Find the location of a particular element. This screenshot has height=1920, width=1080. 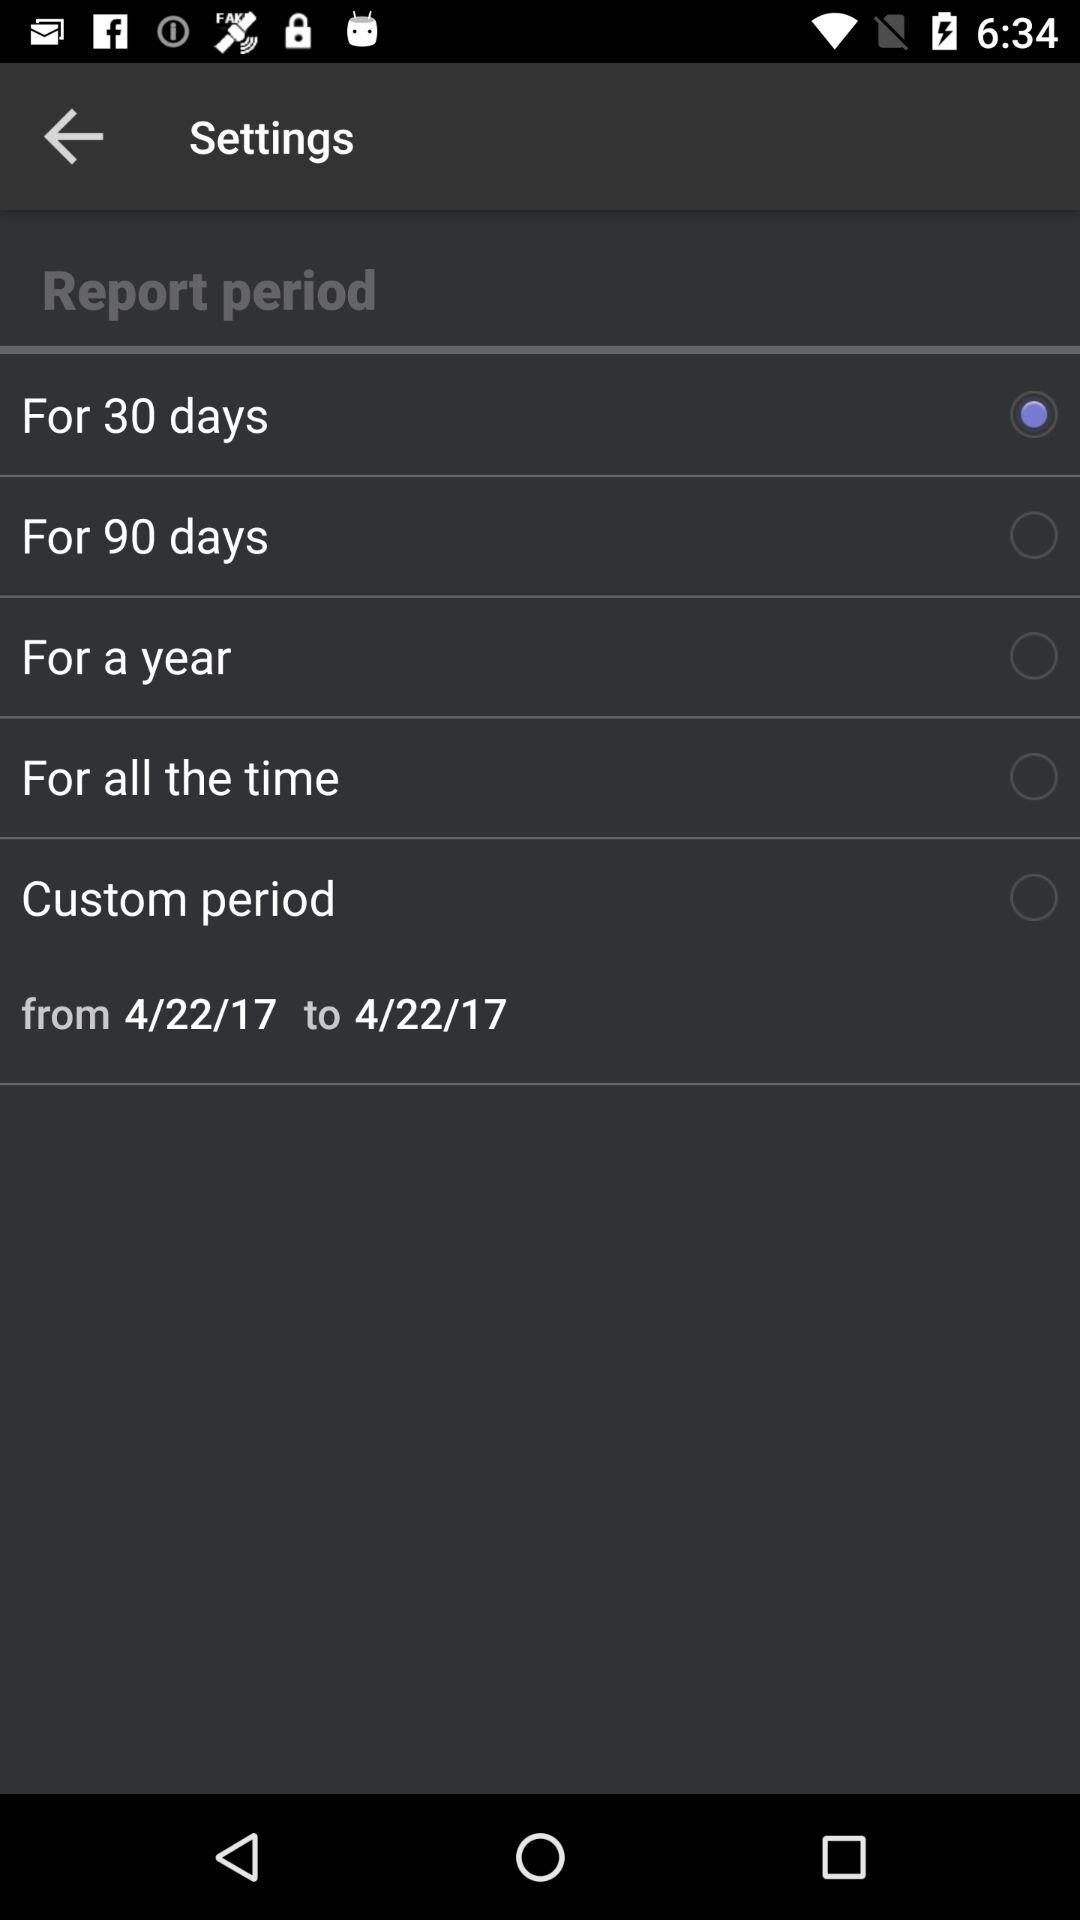

item above custom period item is located at coordinates (540, 775).